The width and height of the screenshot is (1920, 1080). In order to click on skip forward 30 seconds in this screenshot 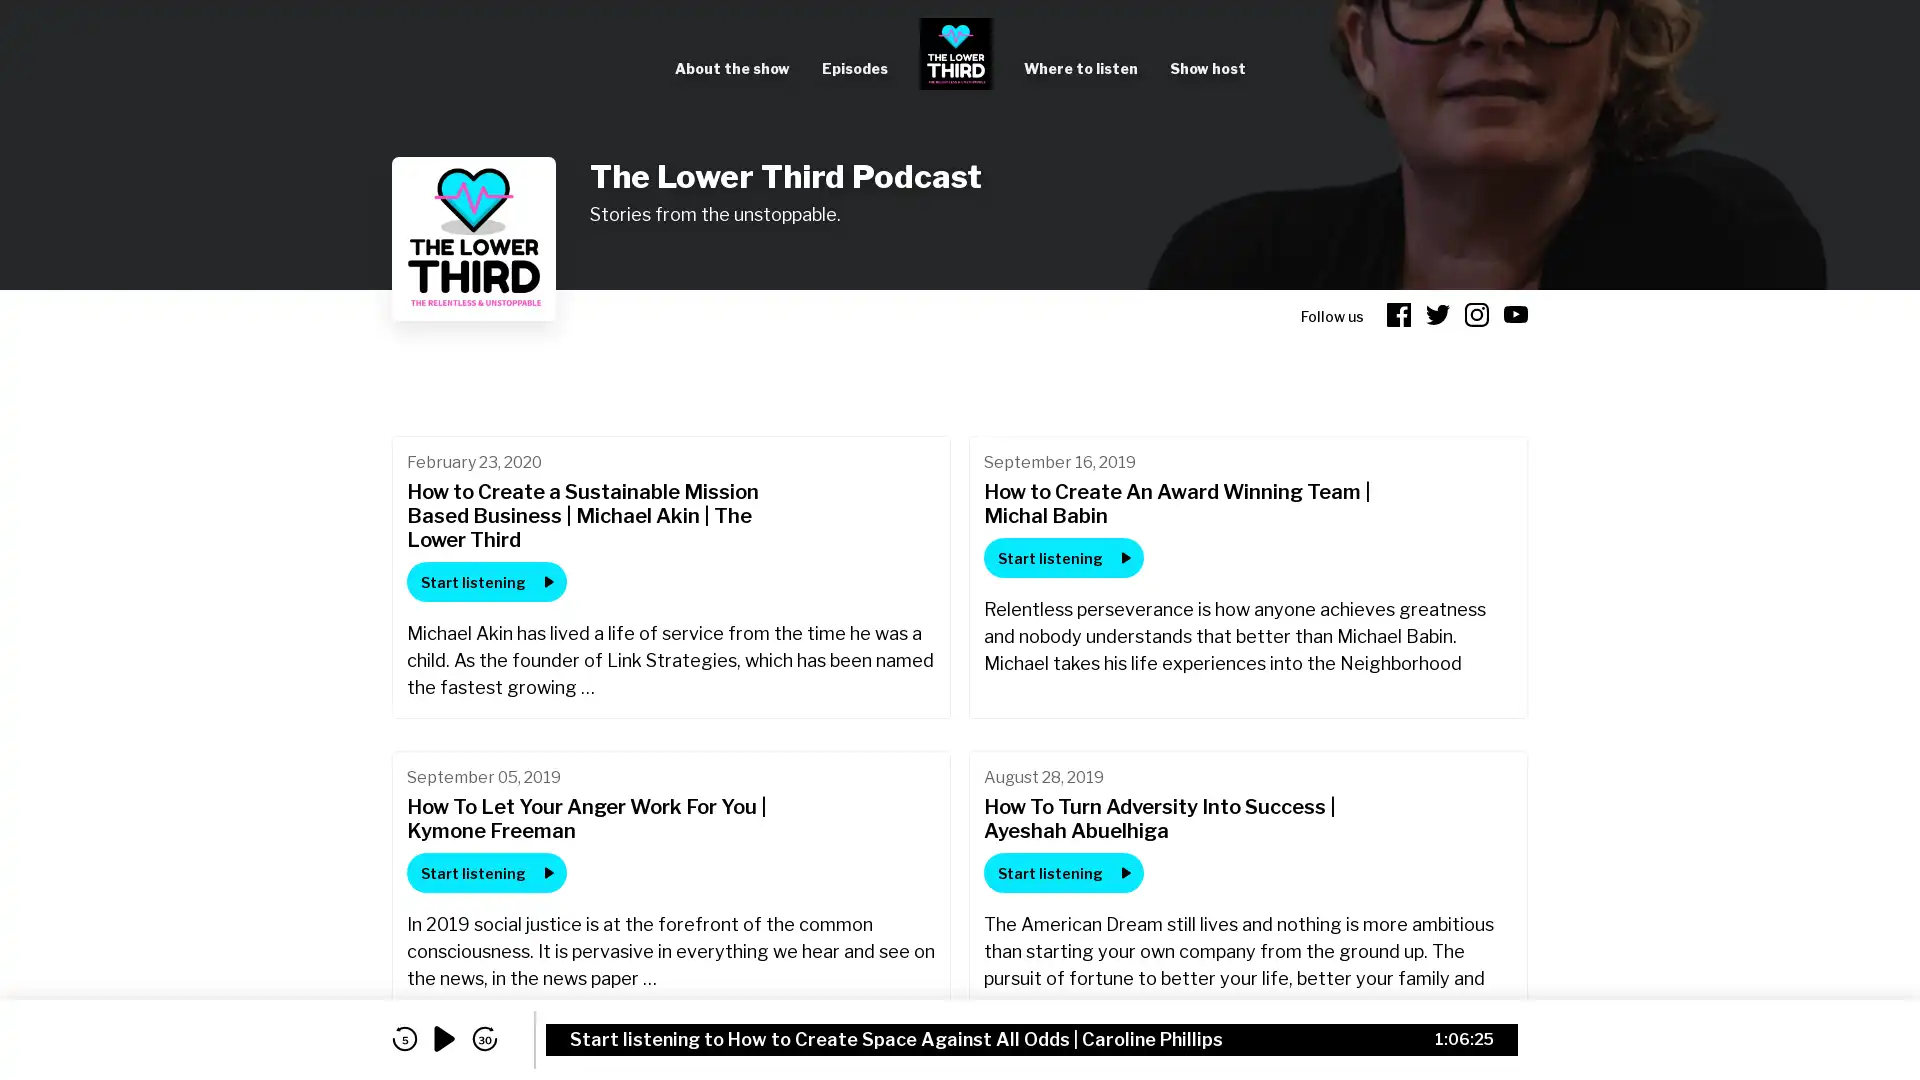, I will do `click(484, 1038)`.